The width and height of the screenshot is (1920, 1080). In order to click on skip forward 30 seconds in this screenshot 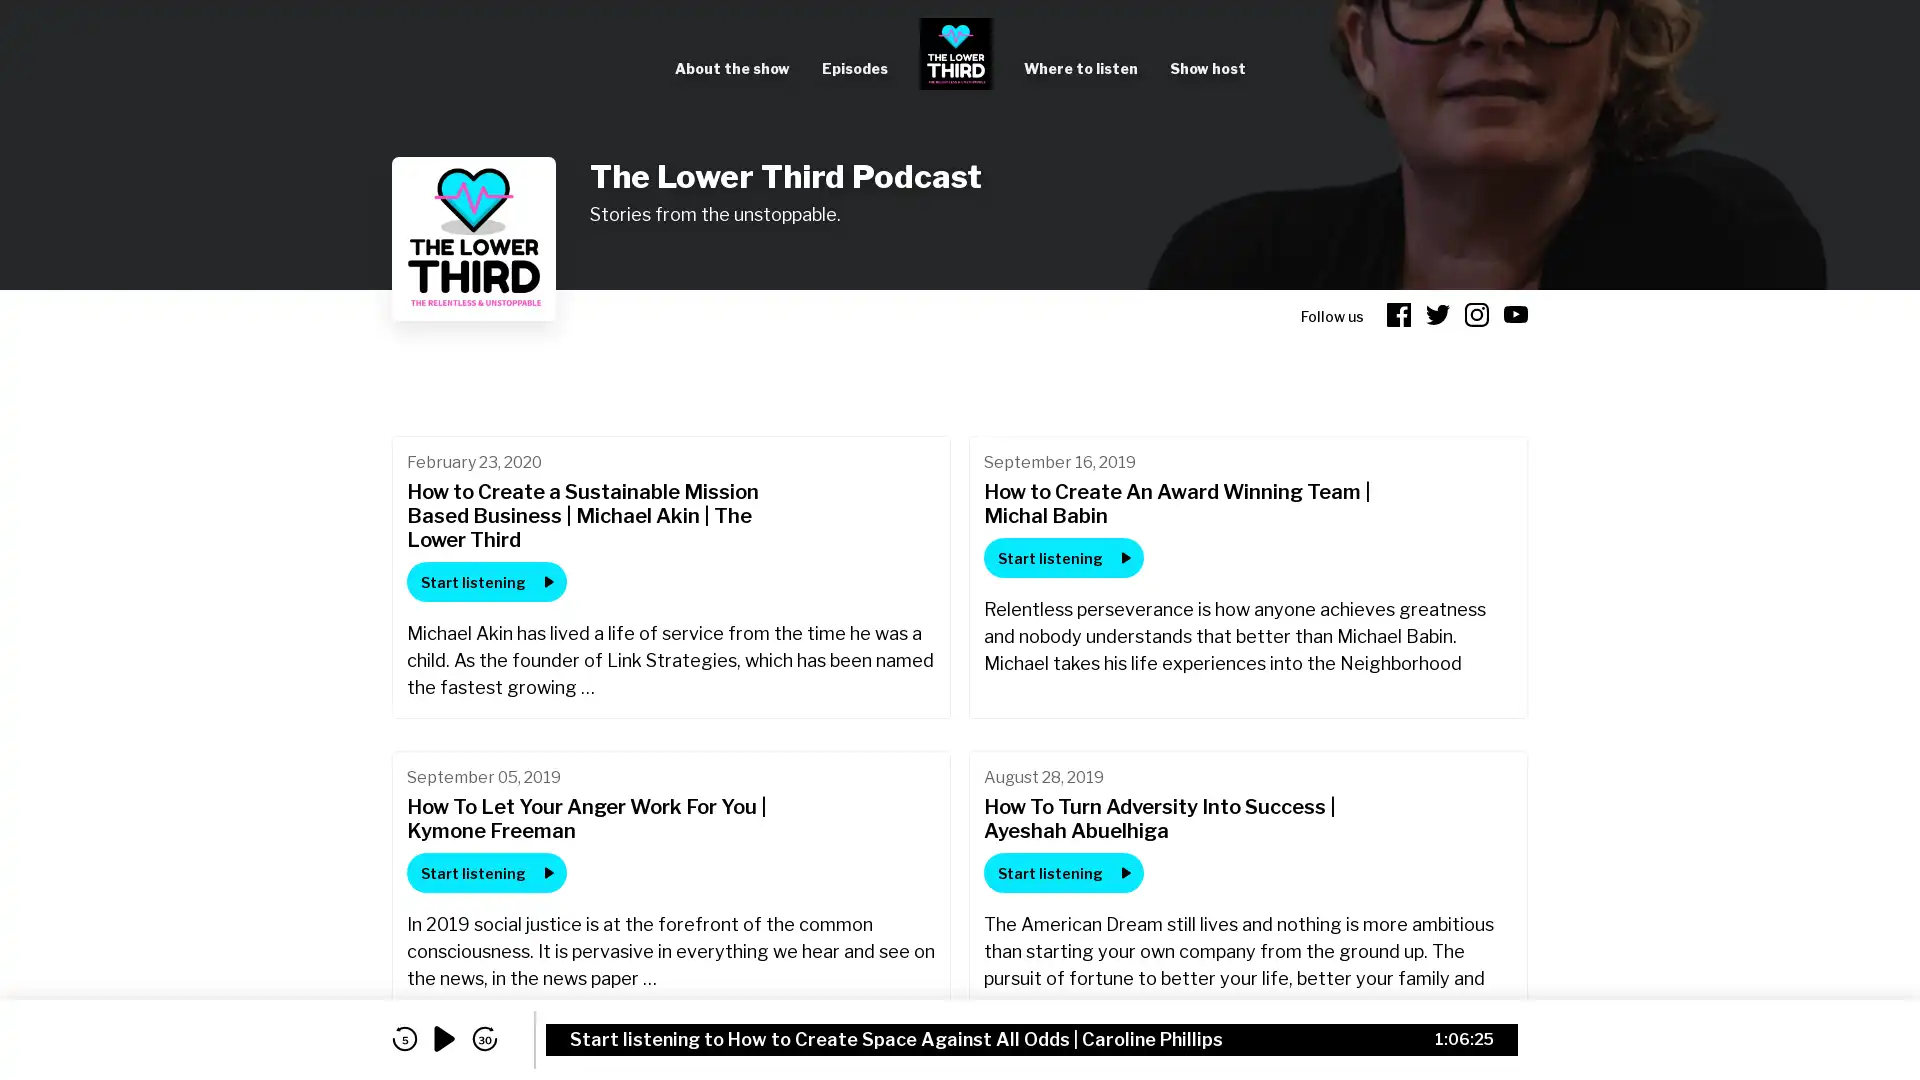, I will do `click(484, 1038)`.